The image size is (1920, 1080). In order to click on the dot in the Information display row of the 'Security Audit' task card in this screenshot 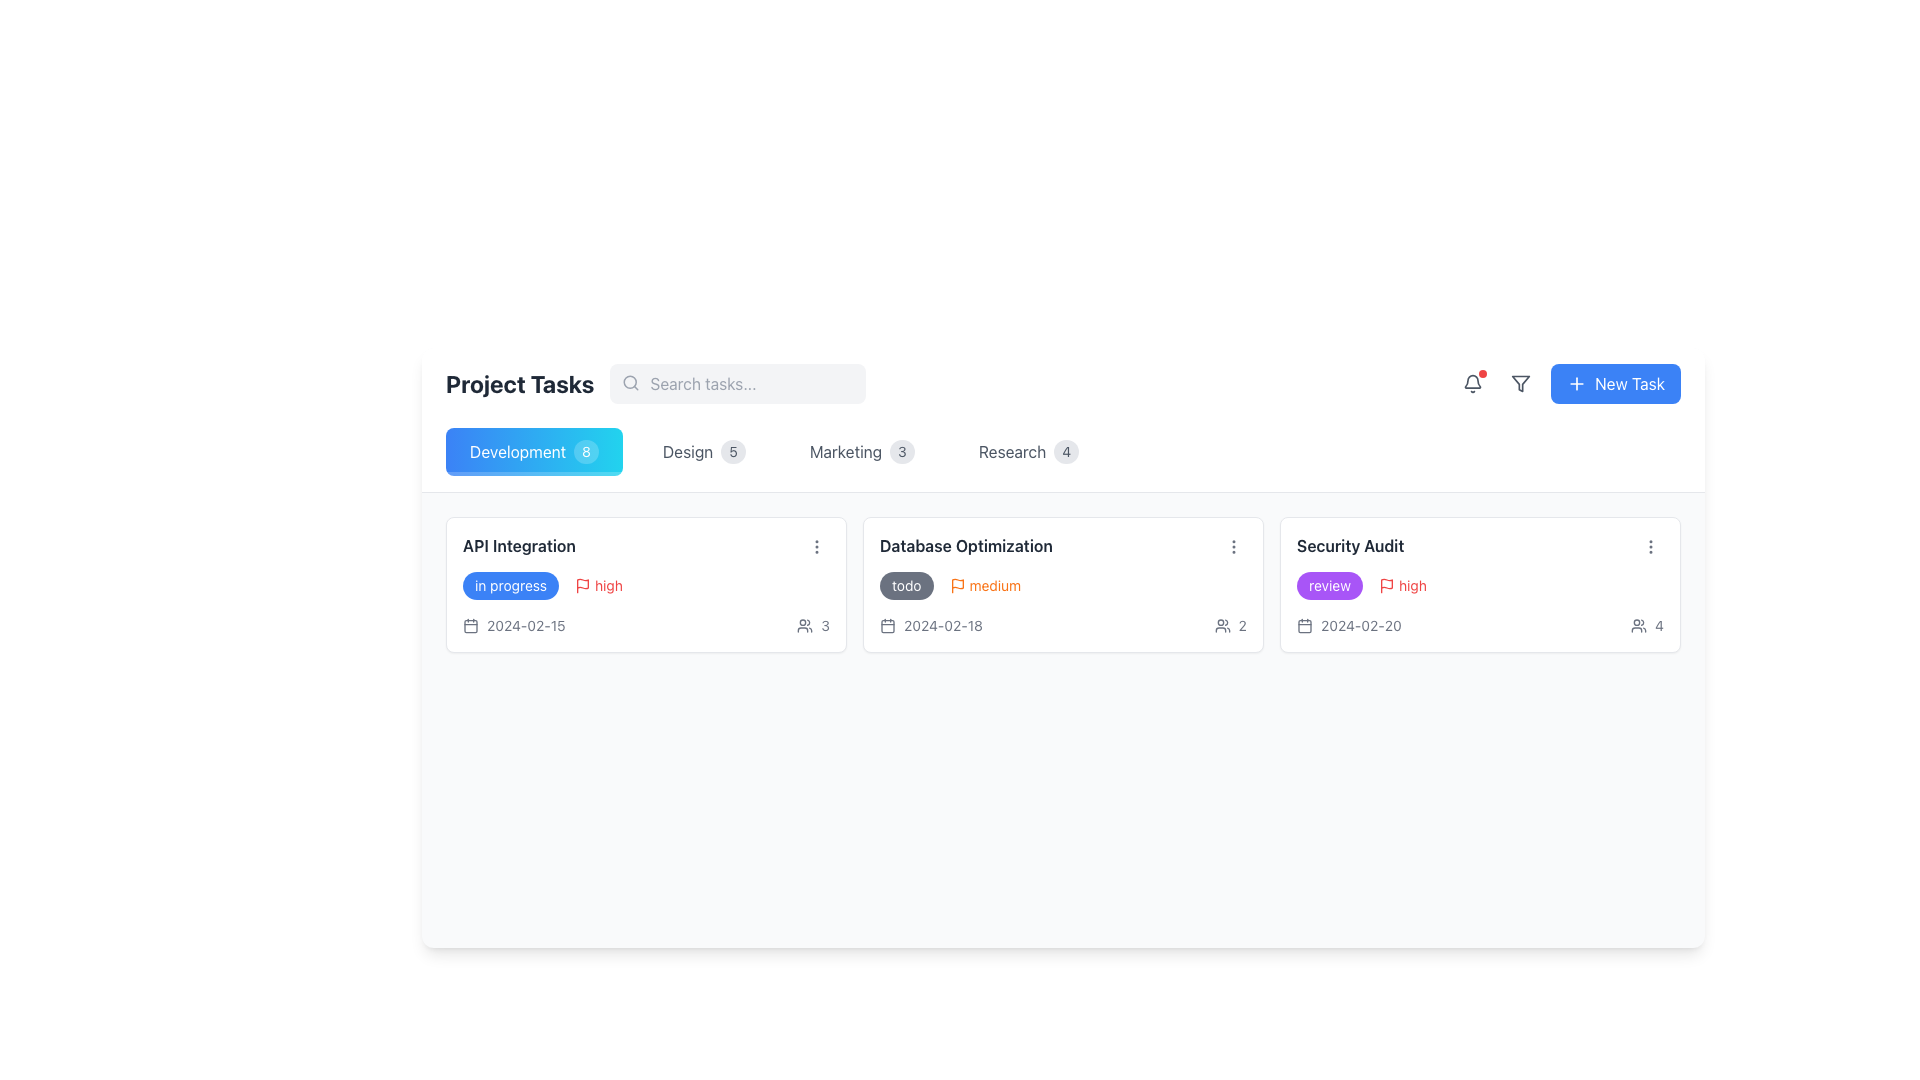, I will do `click(1480, 624)`.